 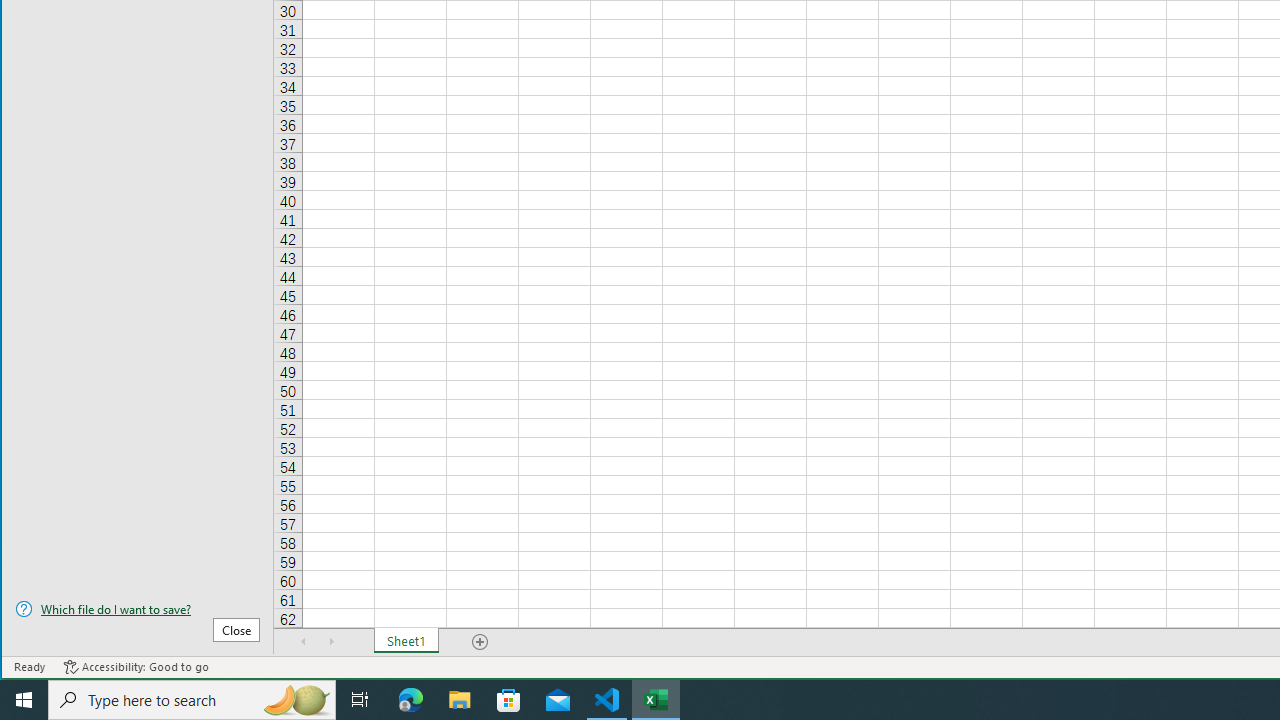 What do you see at coordinates (405, 641) in the screenshot?
I see `'Sheet1'` at bounding box center [405, 641].